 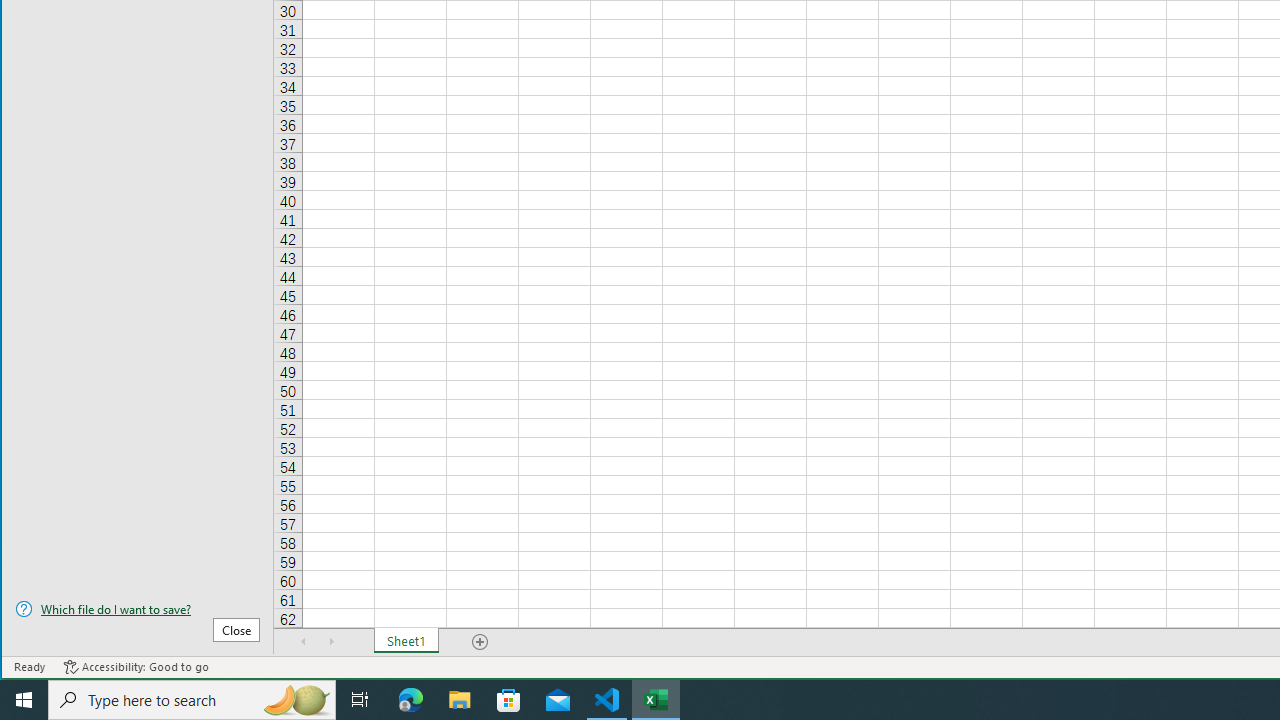 What do you see at coordinates (405, 641) in the screenshot?
I see `'Sheet1'` at bounding box center [405, 641].